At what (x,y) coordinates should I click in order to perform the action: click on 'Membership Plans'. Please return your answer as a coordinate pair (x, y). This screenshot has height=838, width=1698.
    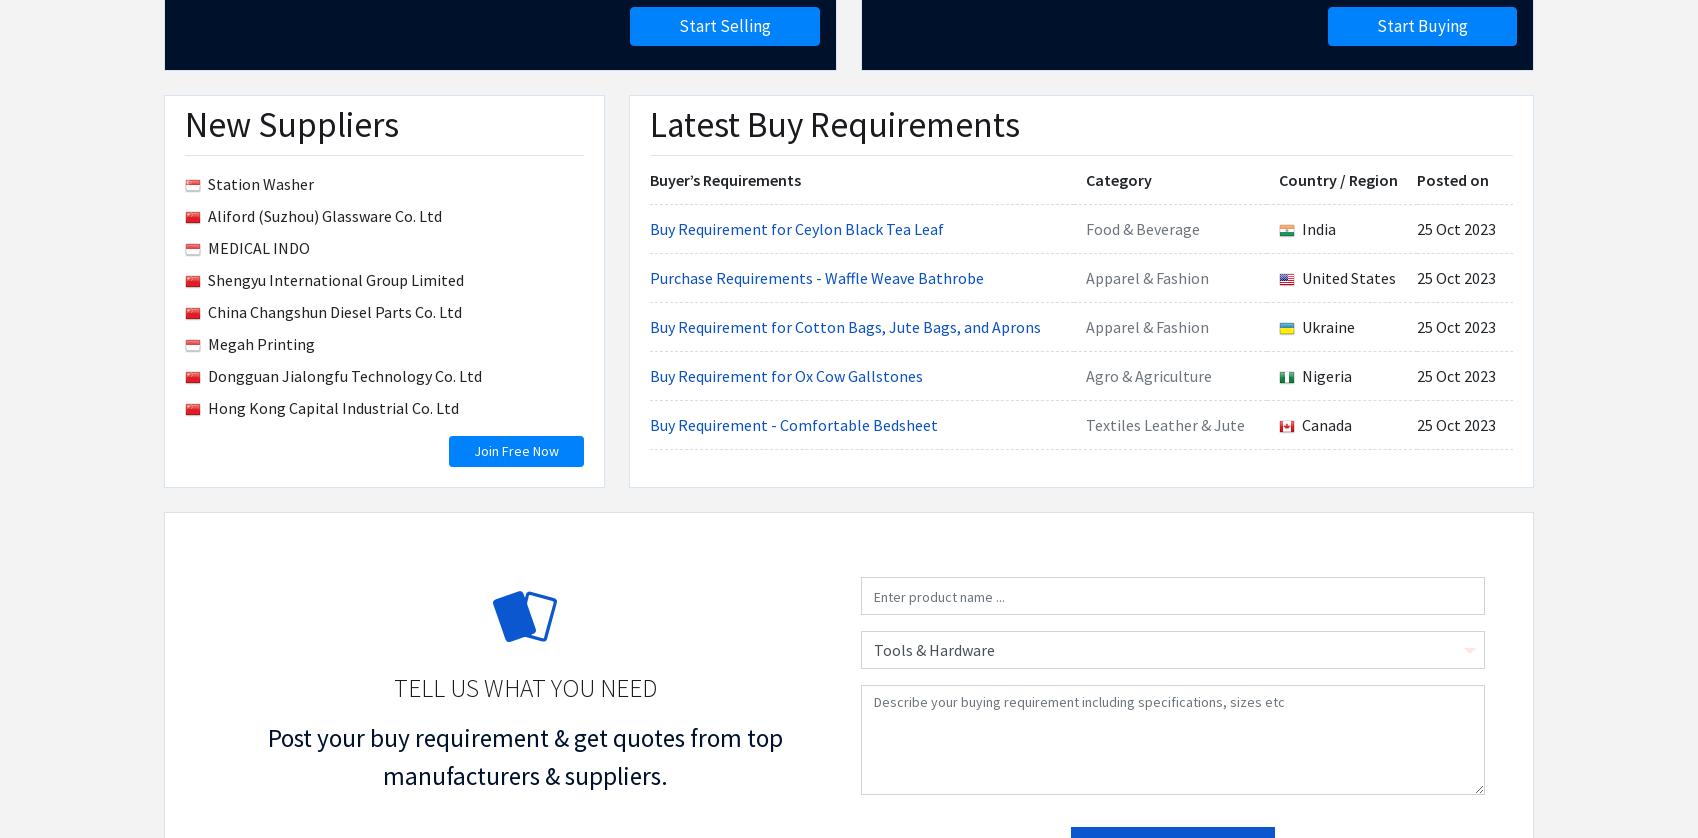
    Looking at the image, I should click on (216, 43).